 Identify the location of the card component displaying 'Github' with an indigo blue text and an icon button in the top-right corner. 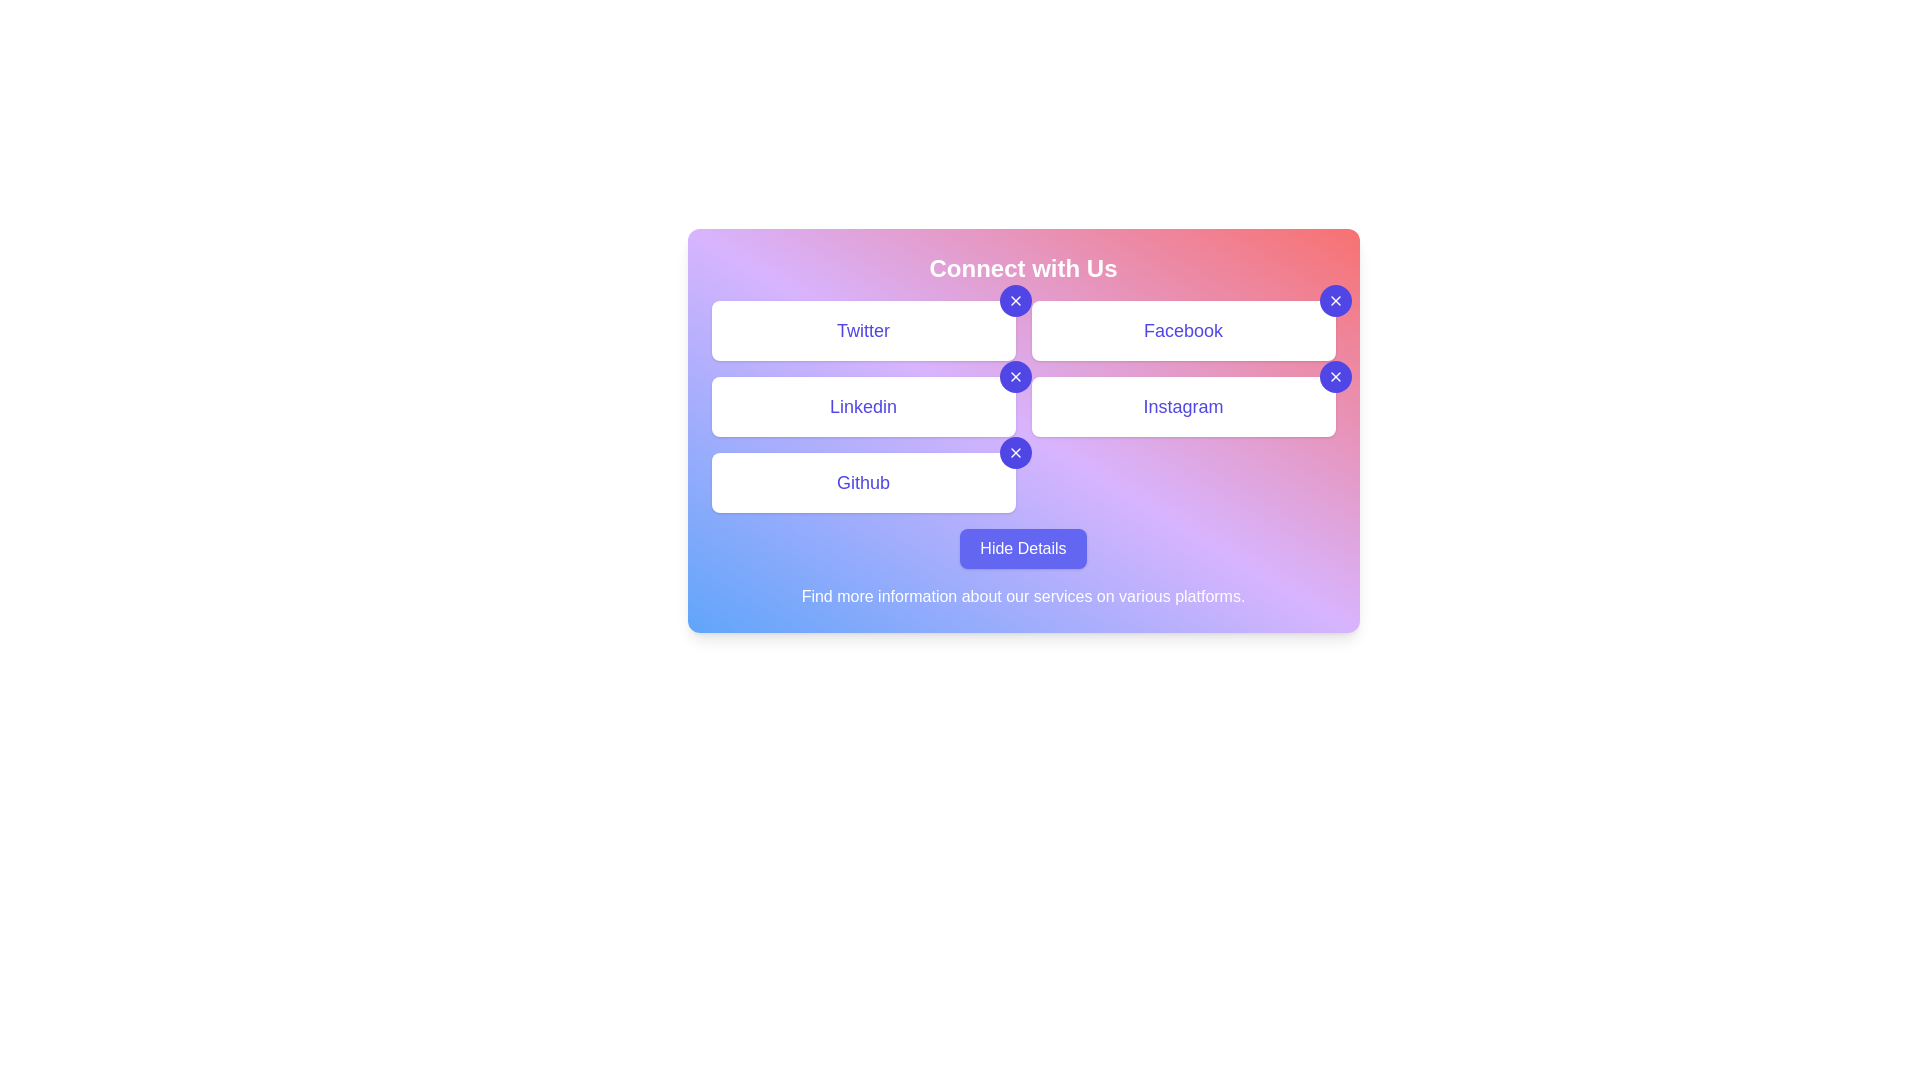
(863, 482).